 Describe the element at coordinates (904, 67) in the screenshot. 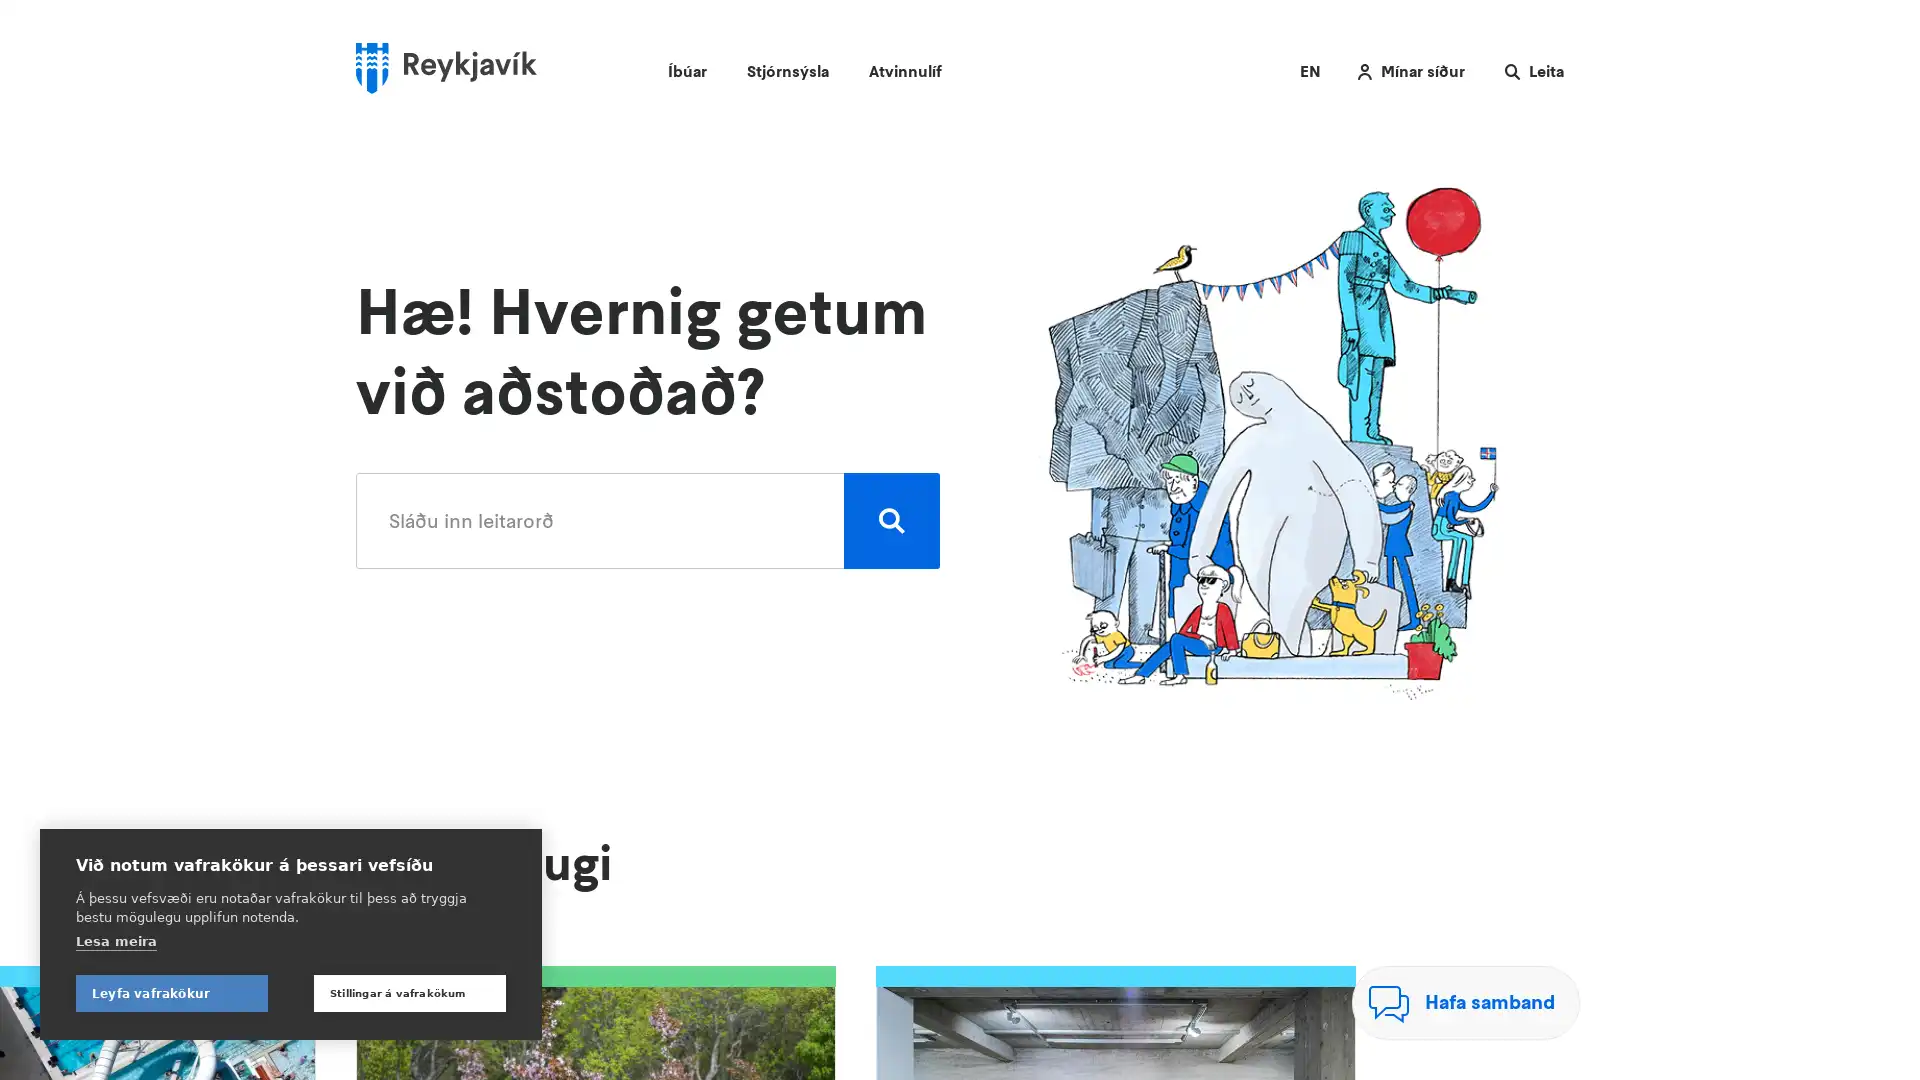

I see `Atvinnulif` at that location.